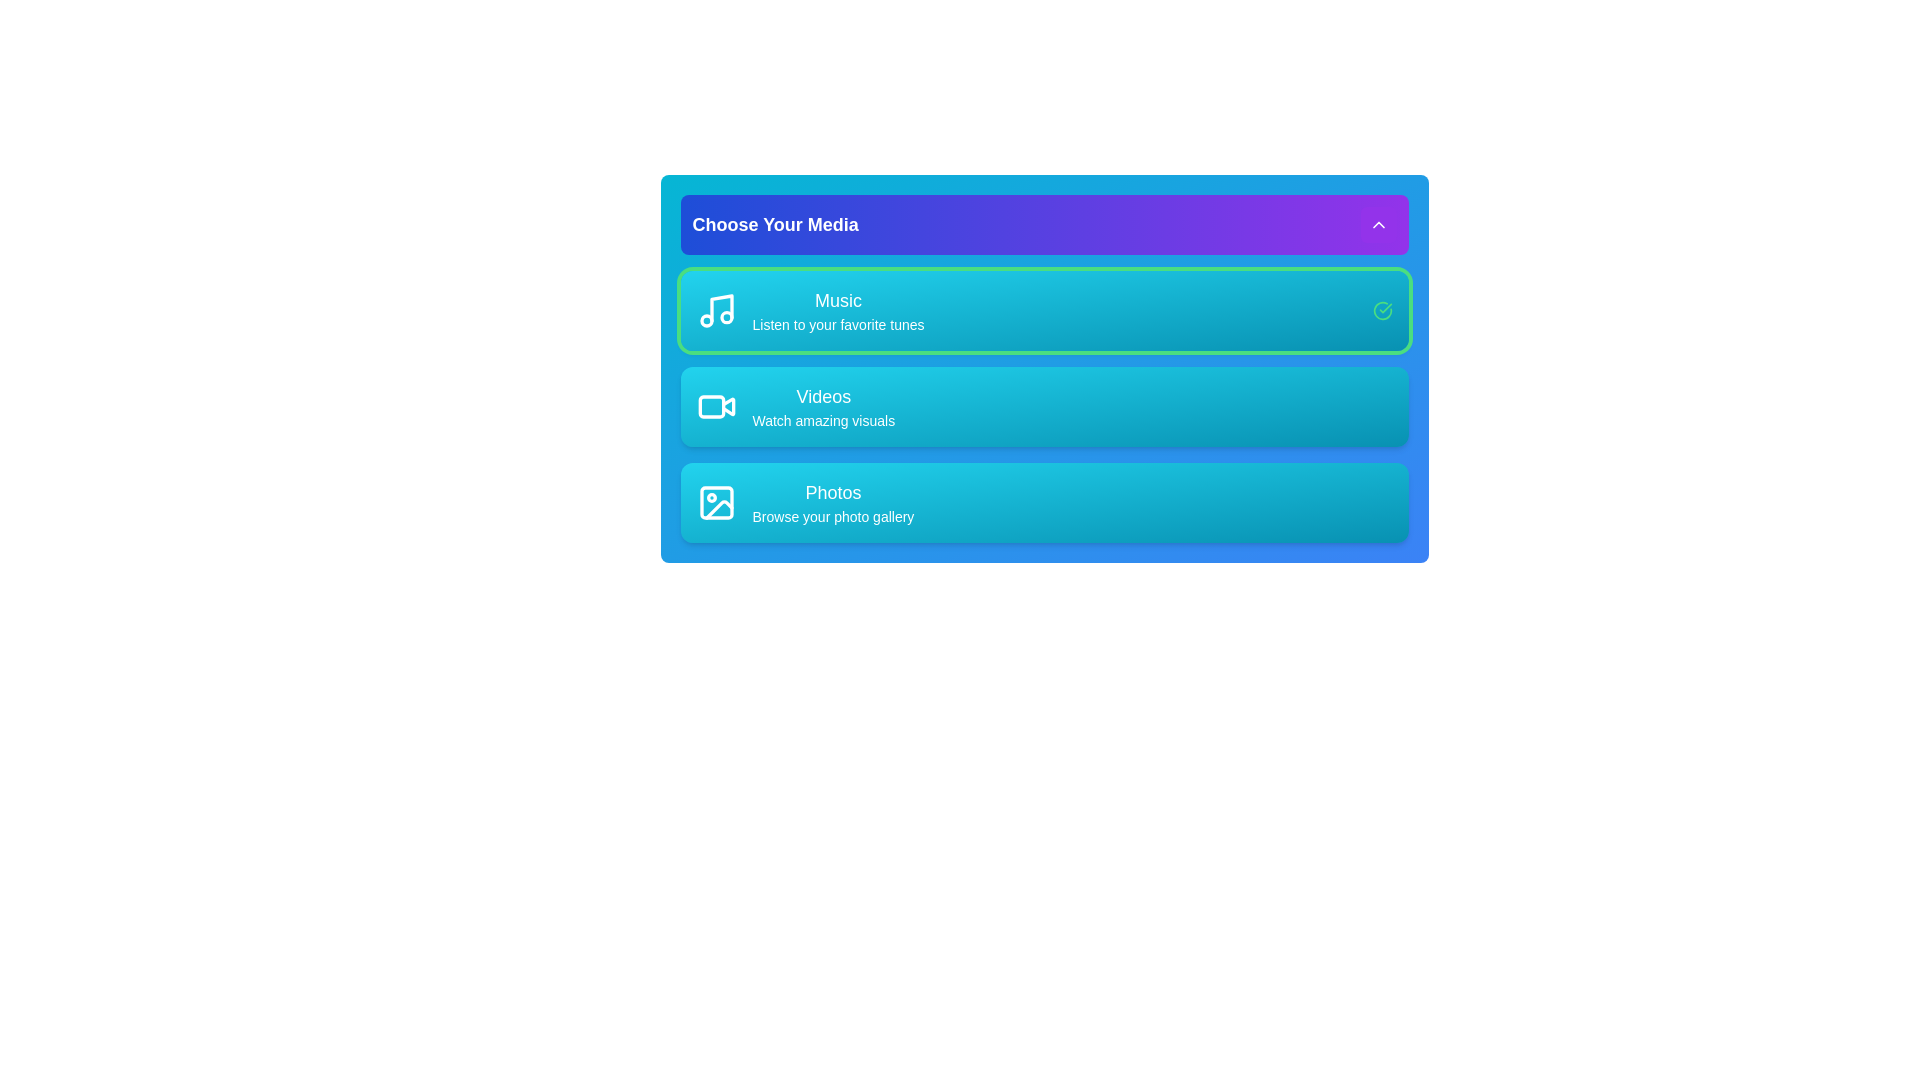 Image resolution: width=1920 pixels, height=1080 pixels. Describe the element at coordinates (1377, 224) in the screenshot. I see `the expand/collapse button to toggle the menu visibility` at that location.